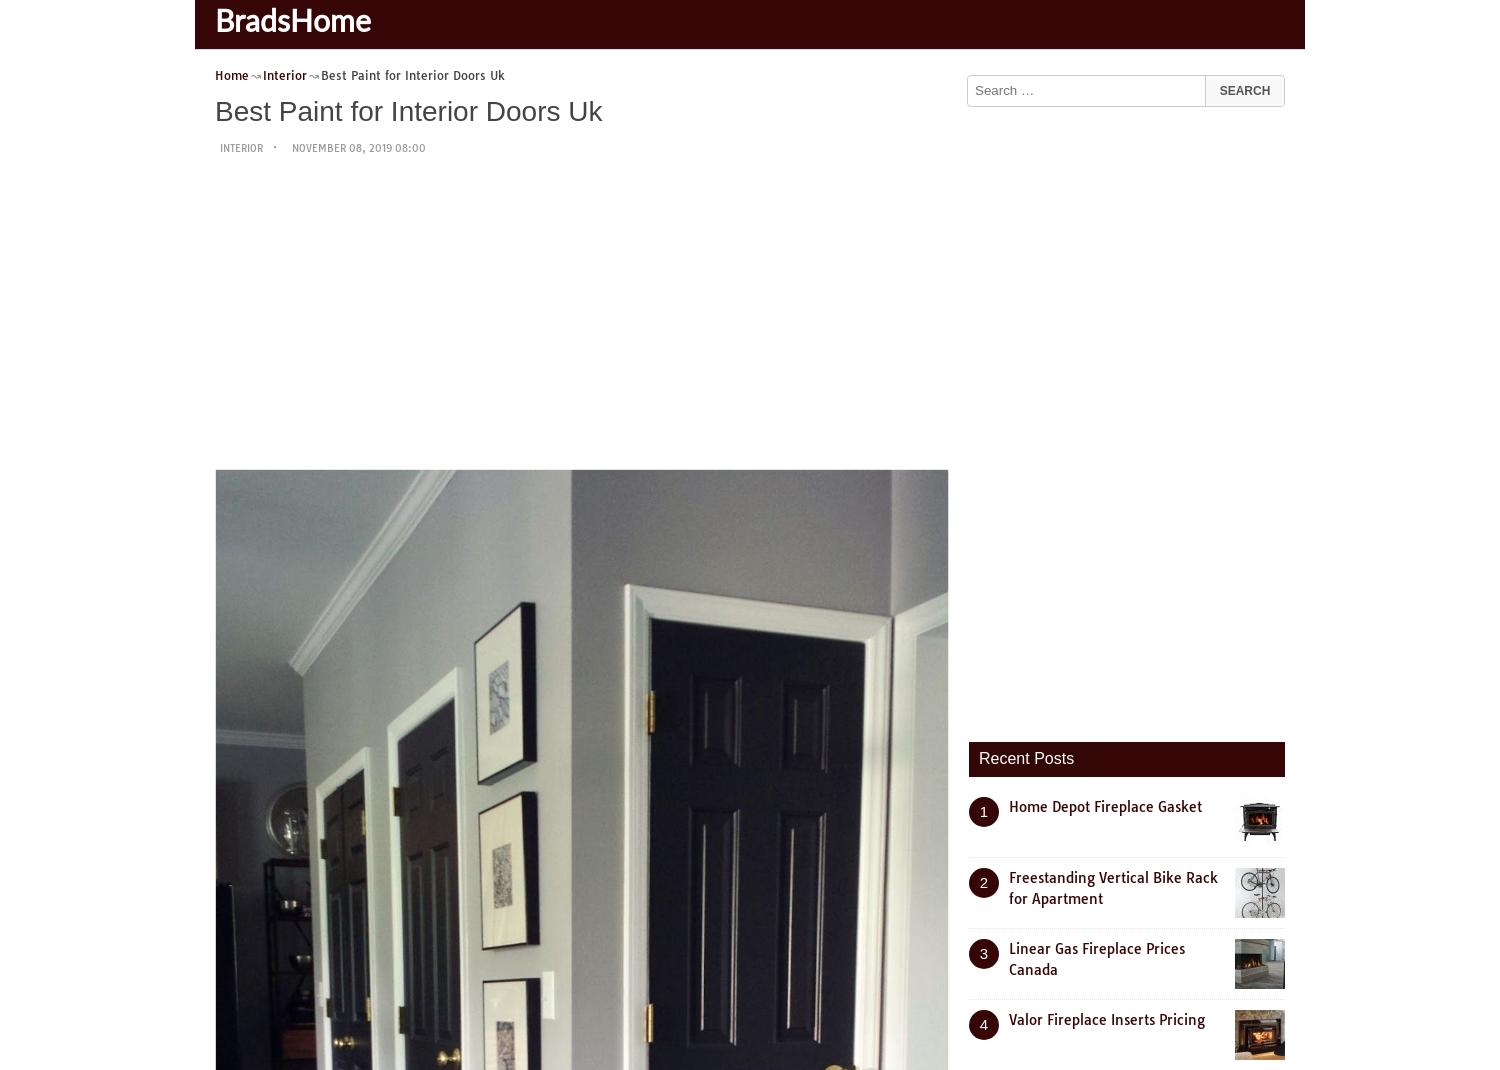 This screenshot has height=1070, width=1500. Describe the element at coordinates (357, 148) in the screenshot. I see `'November 08, 2019 08:00'` at that location.